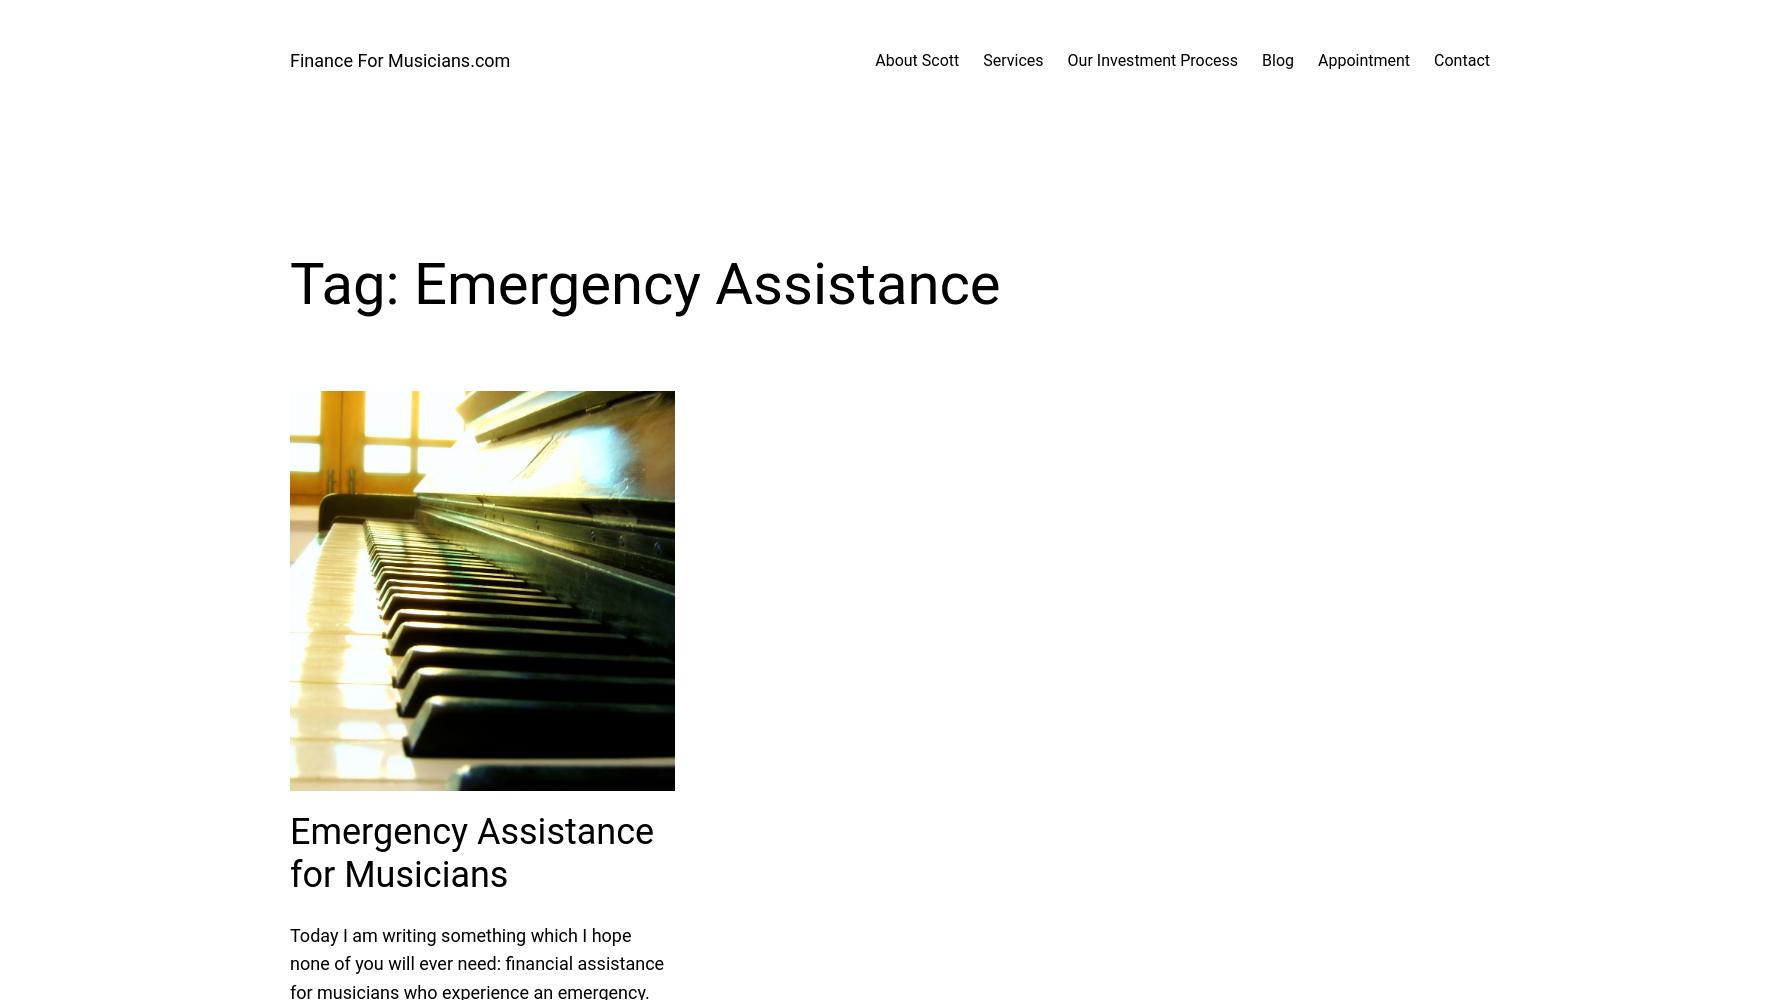 Image resolution: width=1780 pixels, height=1000 pixels. What do you see at coordinates (917, 60) in the screenshot?
I see `'About Scott'` at bounding box center [917, 60].